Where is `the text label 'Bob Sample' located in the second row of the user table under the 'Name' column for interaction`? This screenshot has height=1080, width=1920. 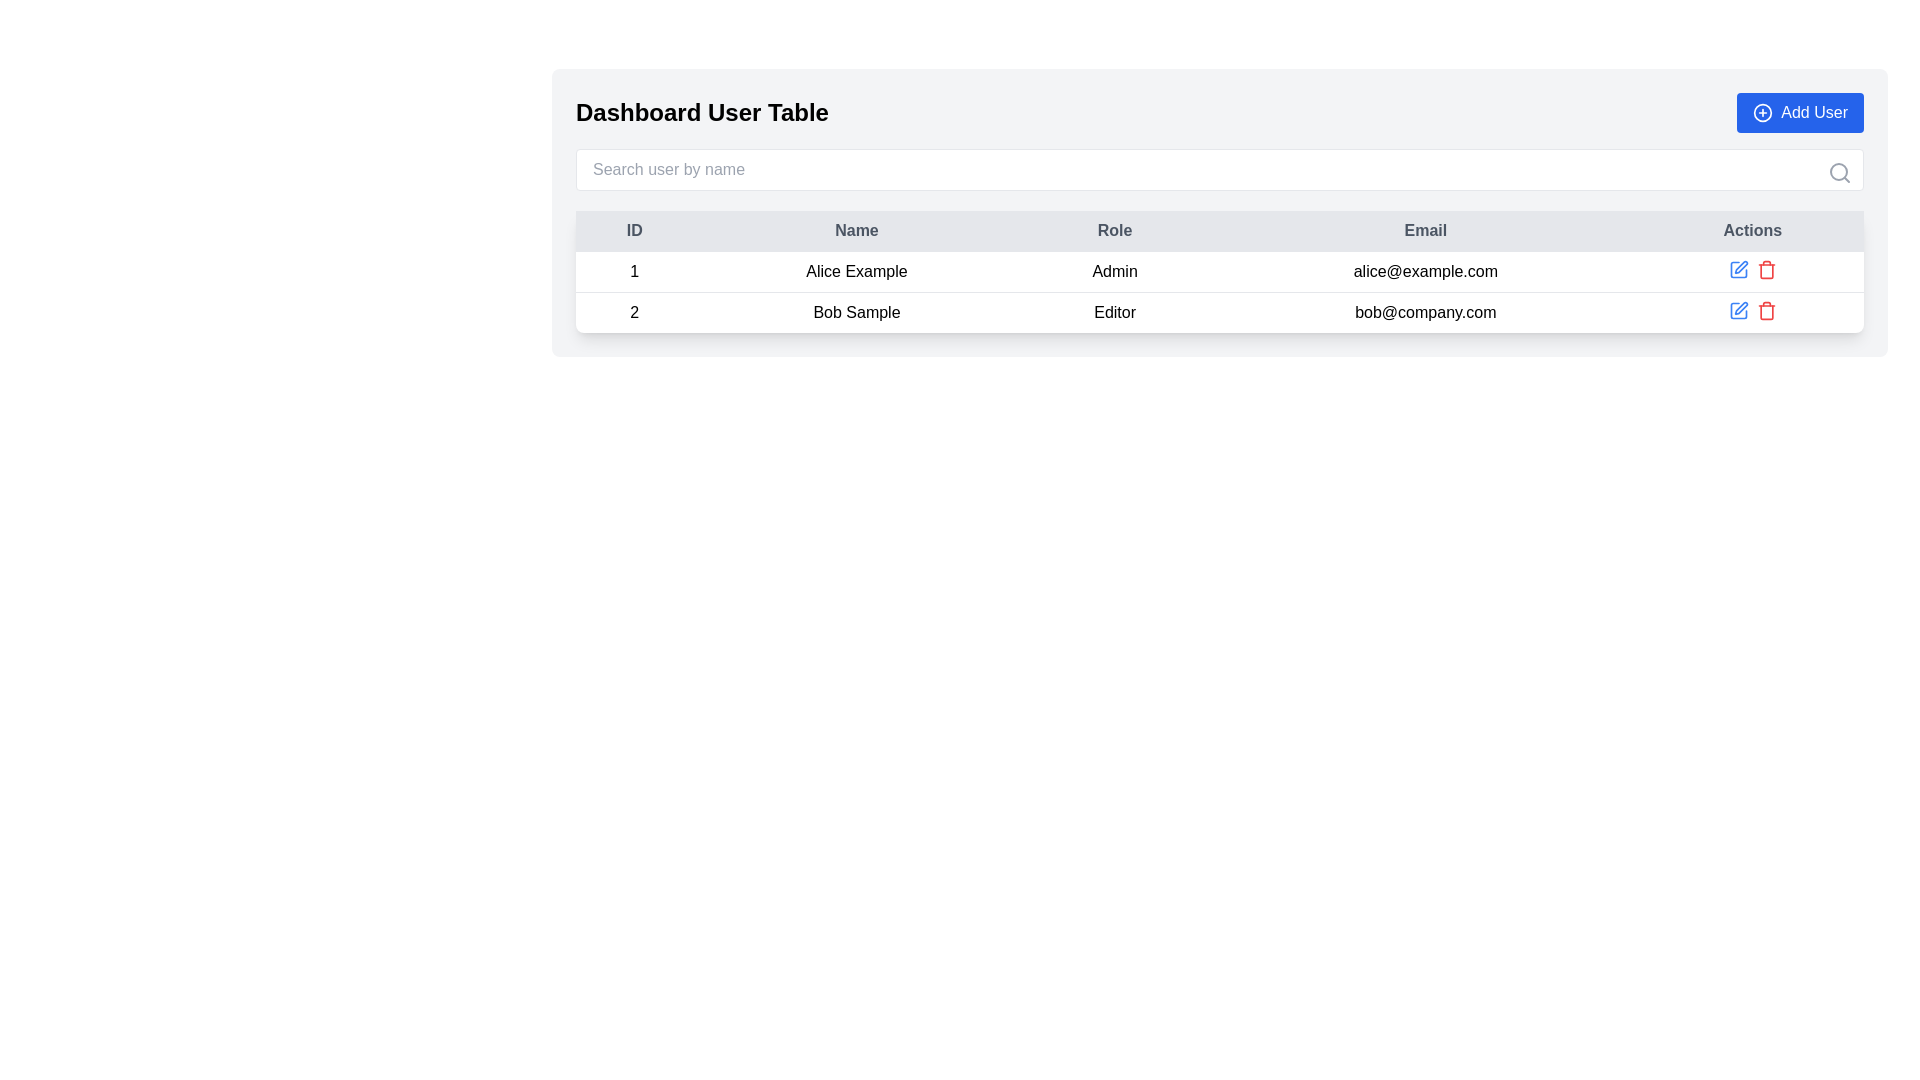 the text label 'Bob Sample' located in the second row of the user table under the 'Name' column for interaction is located at coordinates (856, 312).